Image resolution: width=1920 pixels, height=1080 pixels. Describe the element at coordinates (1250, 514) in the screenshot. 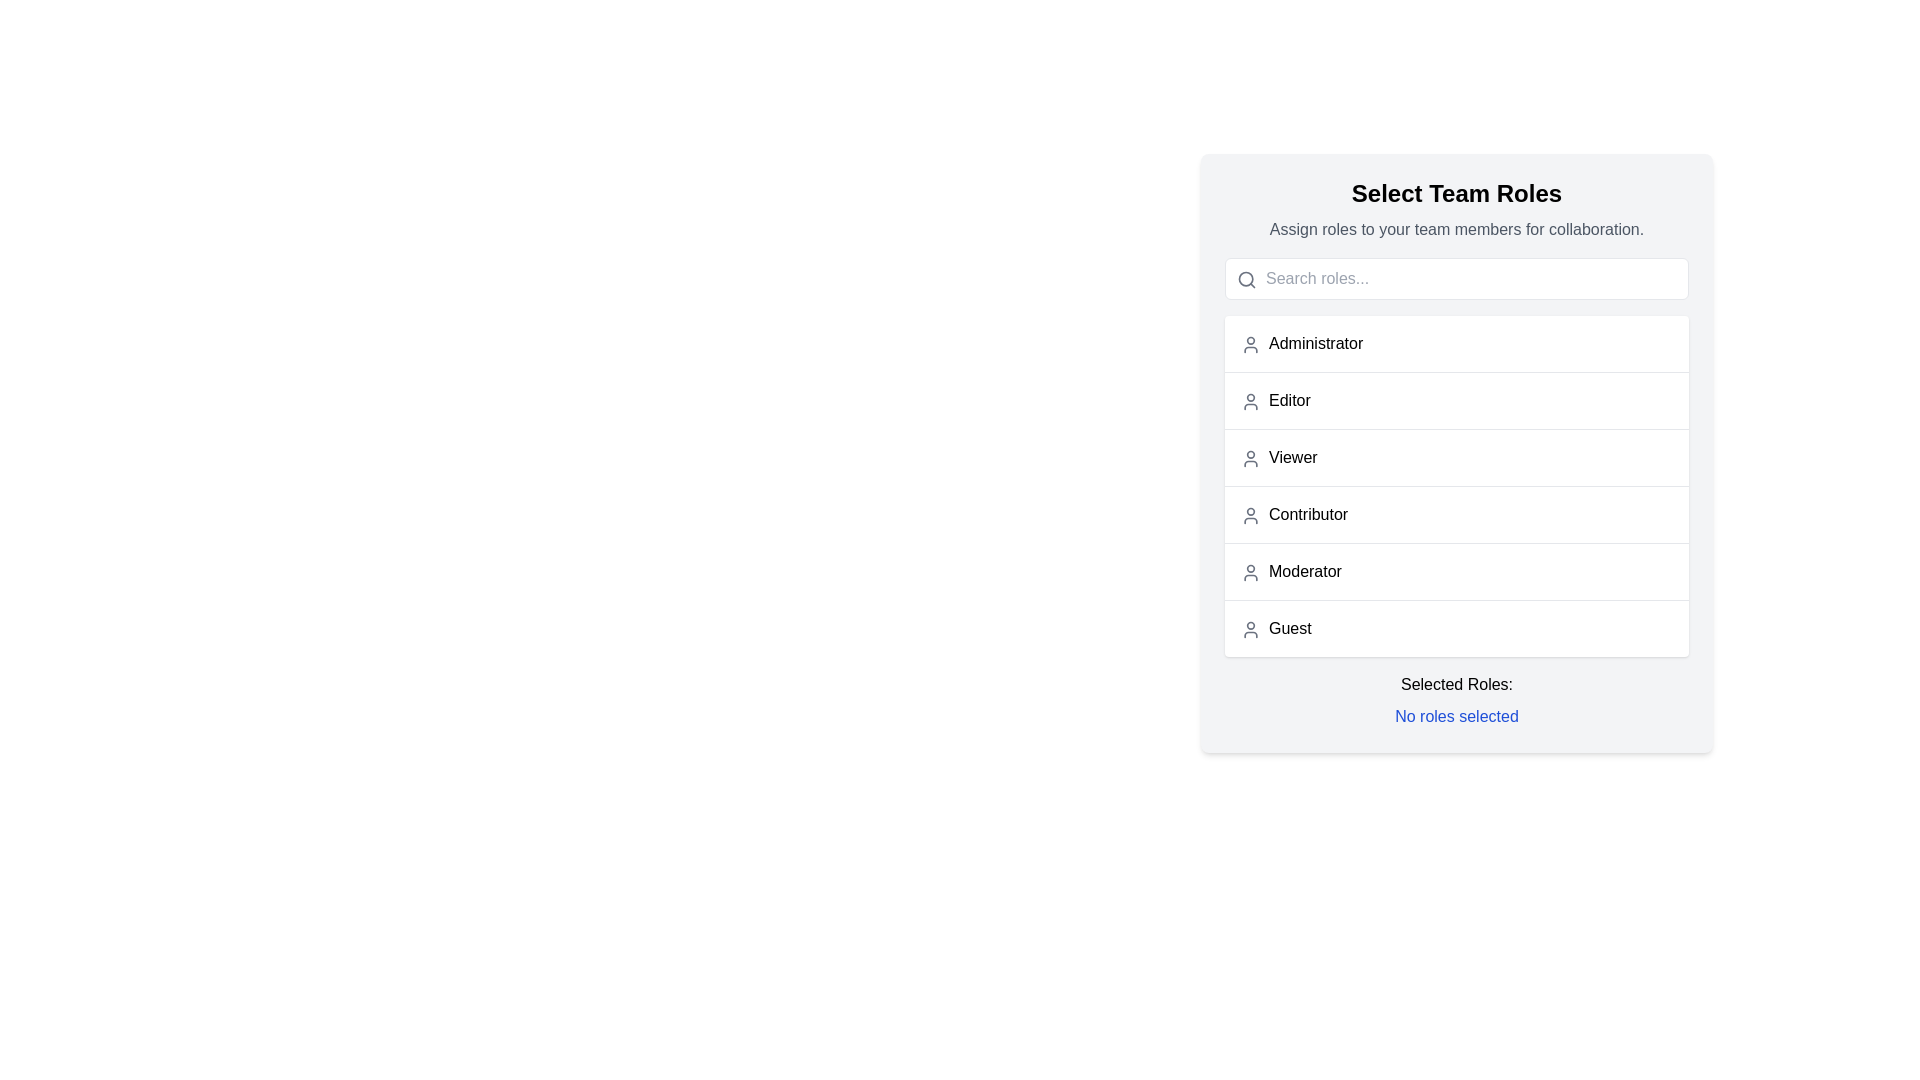

I see `the user profile icon adjacent to the 'Contributor' label in the 'Select Team Roles' interface` at that location.